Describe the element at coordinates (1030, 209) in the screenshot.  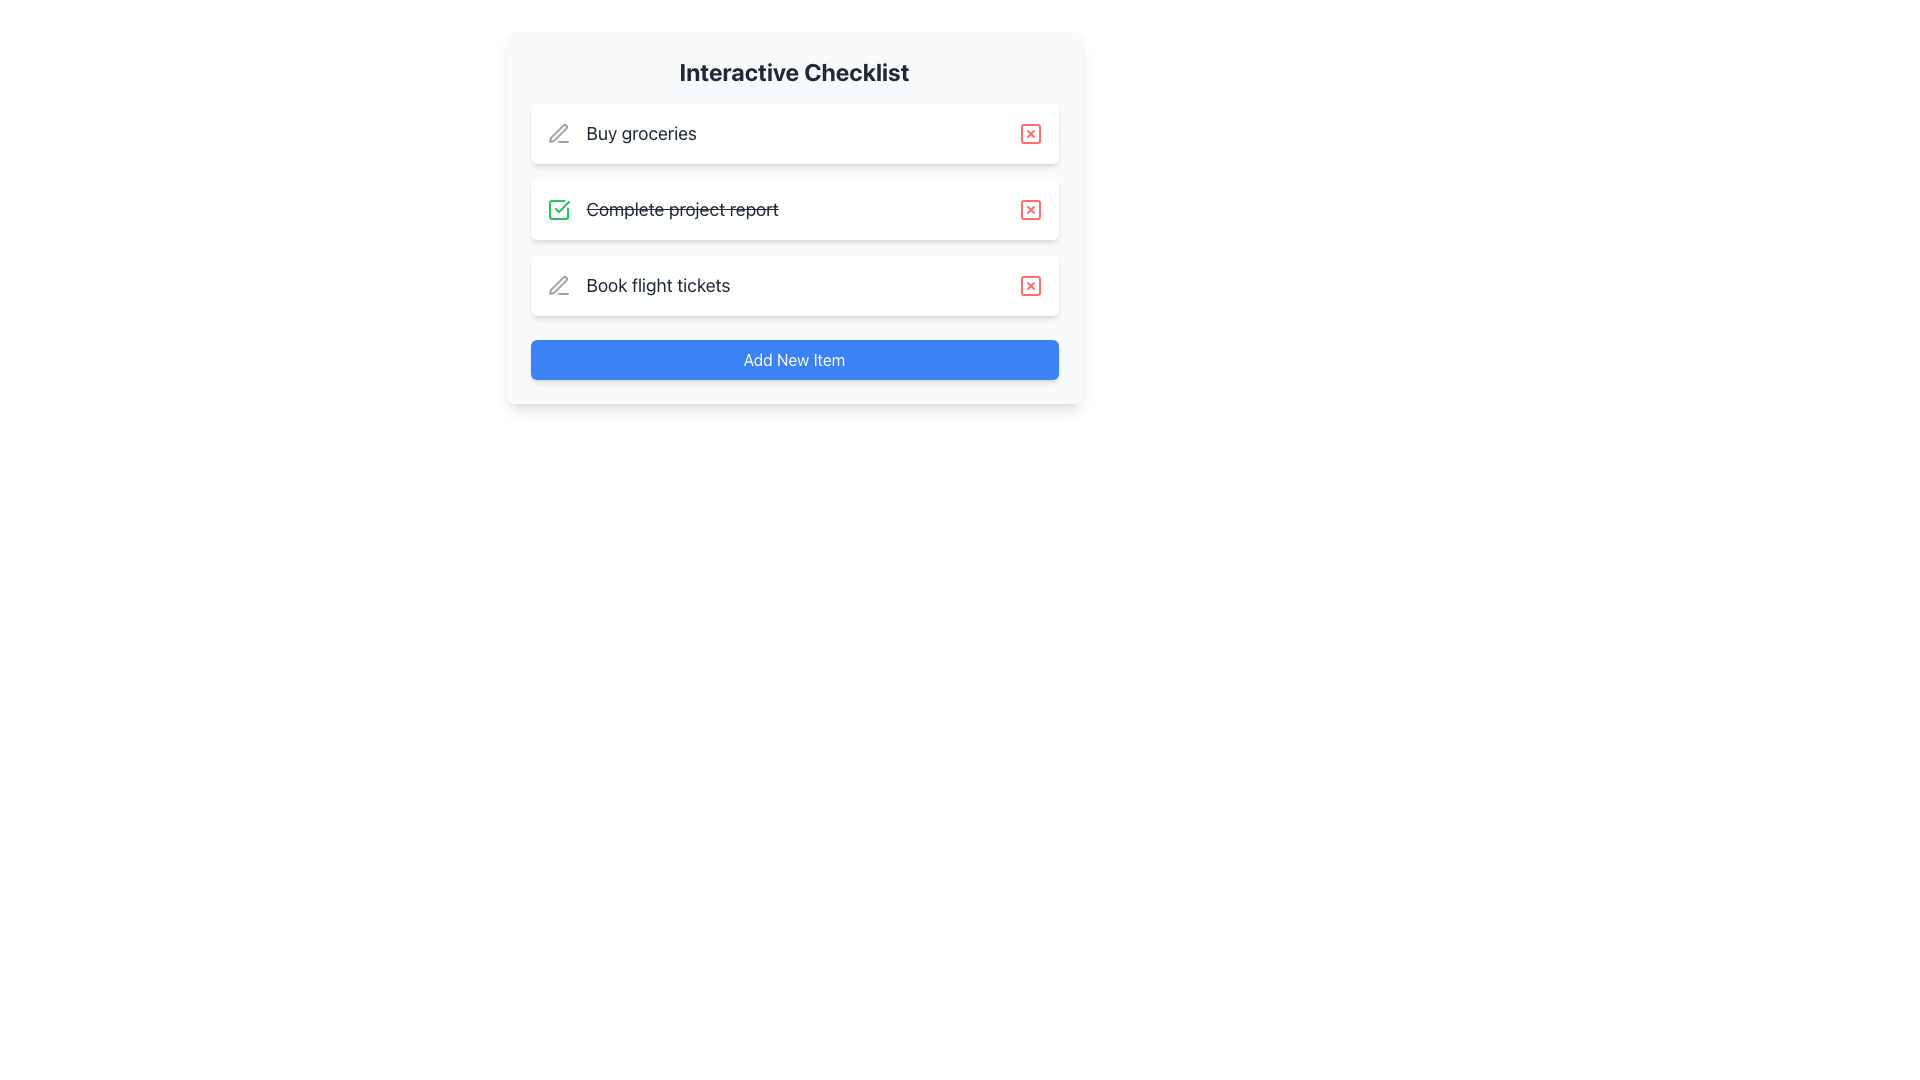
I see `the delete button located on the far right of the checklist item's row` at that location.